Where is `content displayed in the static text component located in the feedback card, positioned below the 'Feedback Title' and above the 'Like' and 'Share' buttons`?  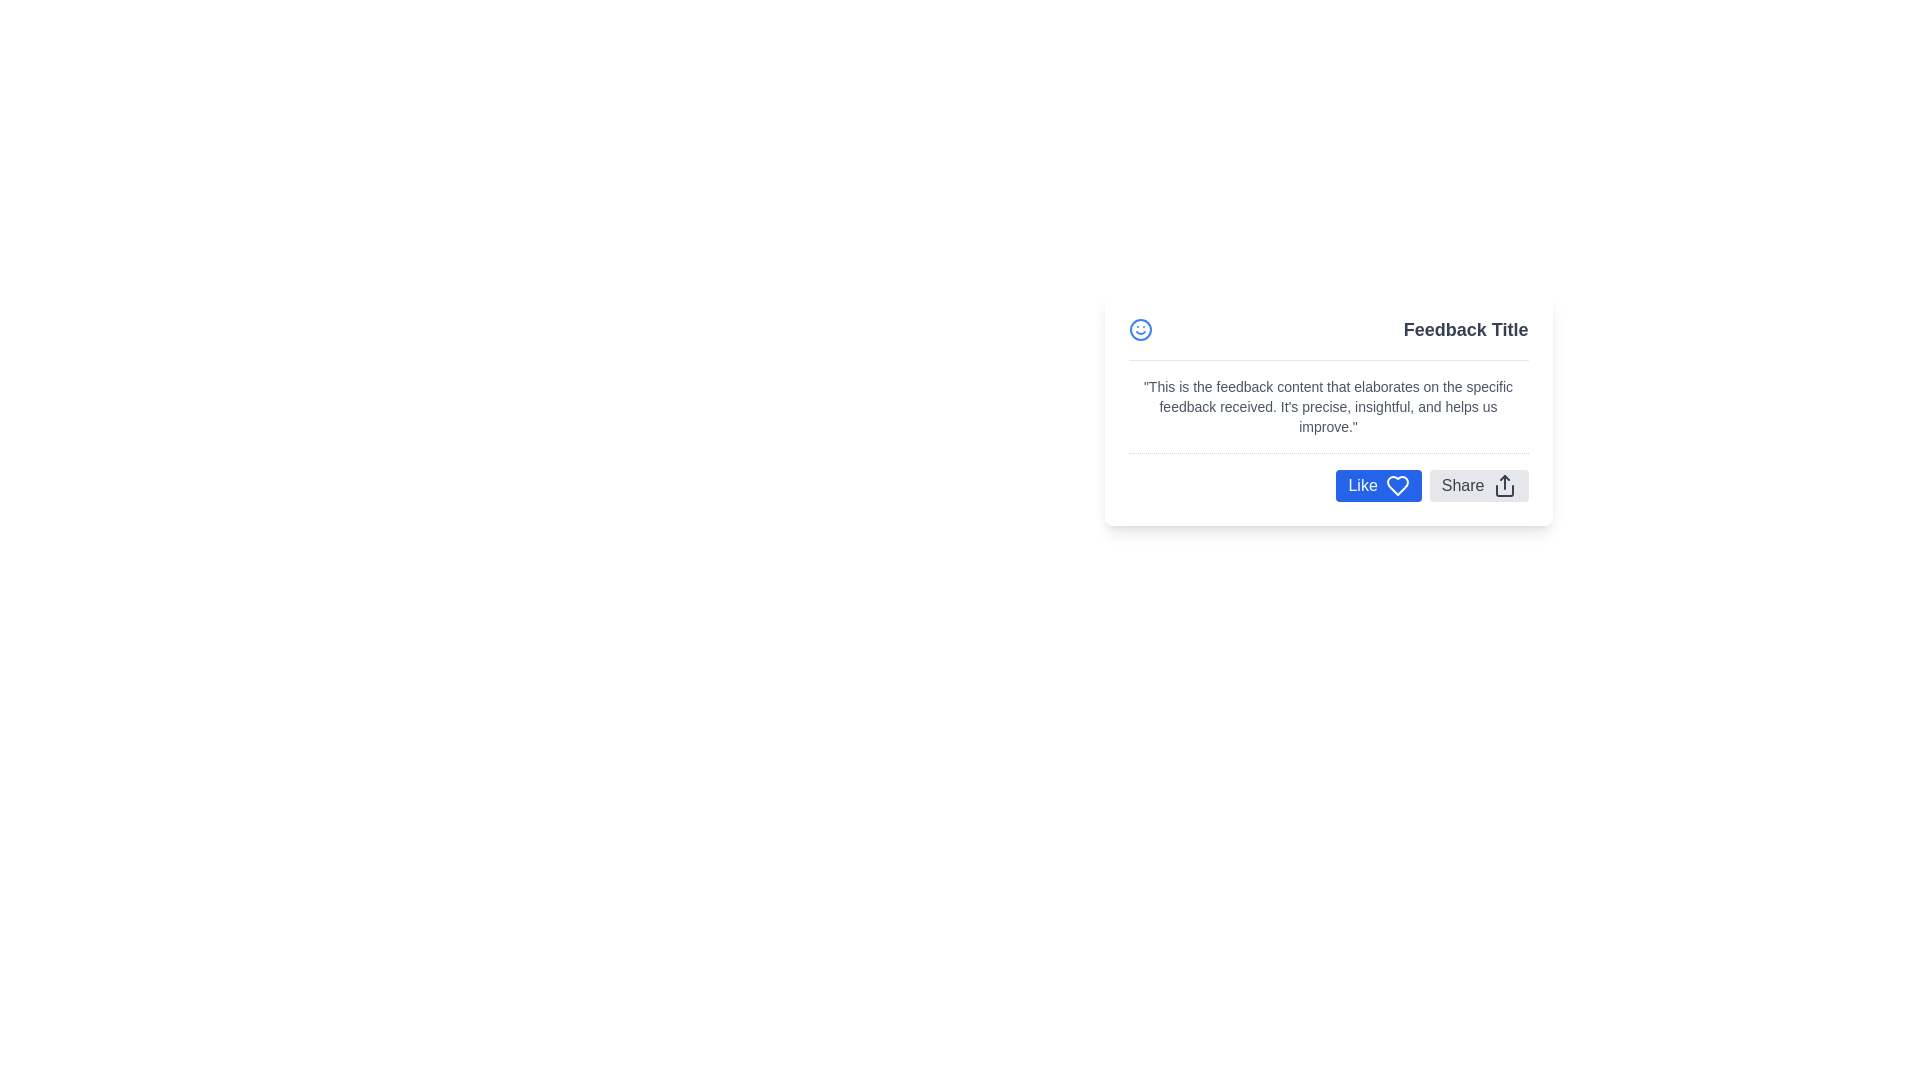
content displayed in the static text component located in the feedback card, positioned below the 'Feedback Title' and above the 'Like' and 'Share' buttons is located at coordinates (1328, 406).